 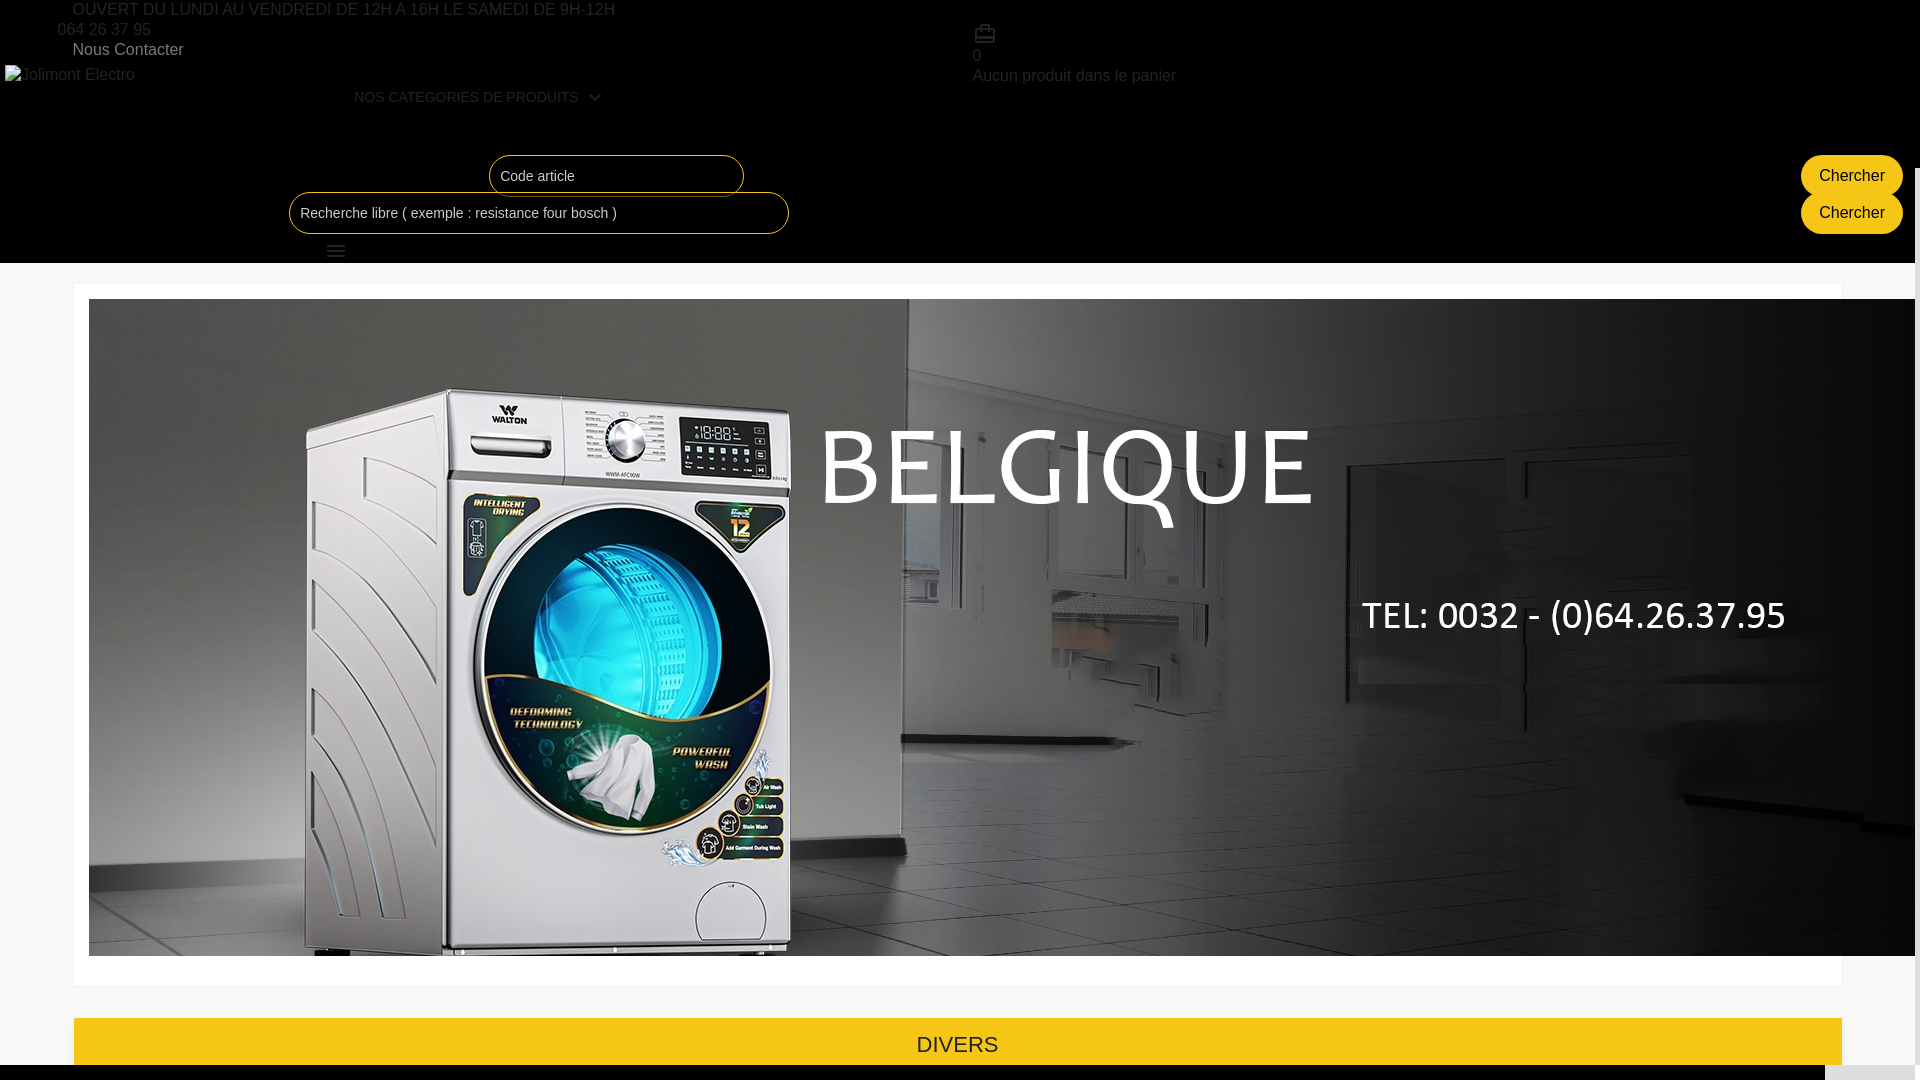 I want to click on 'Chercher', so click(x=1851, y=175).